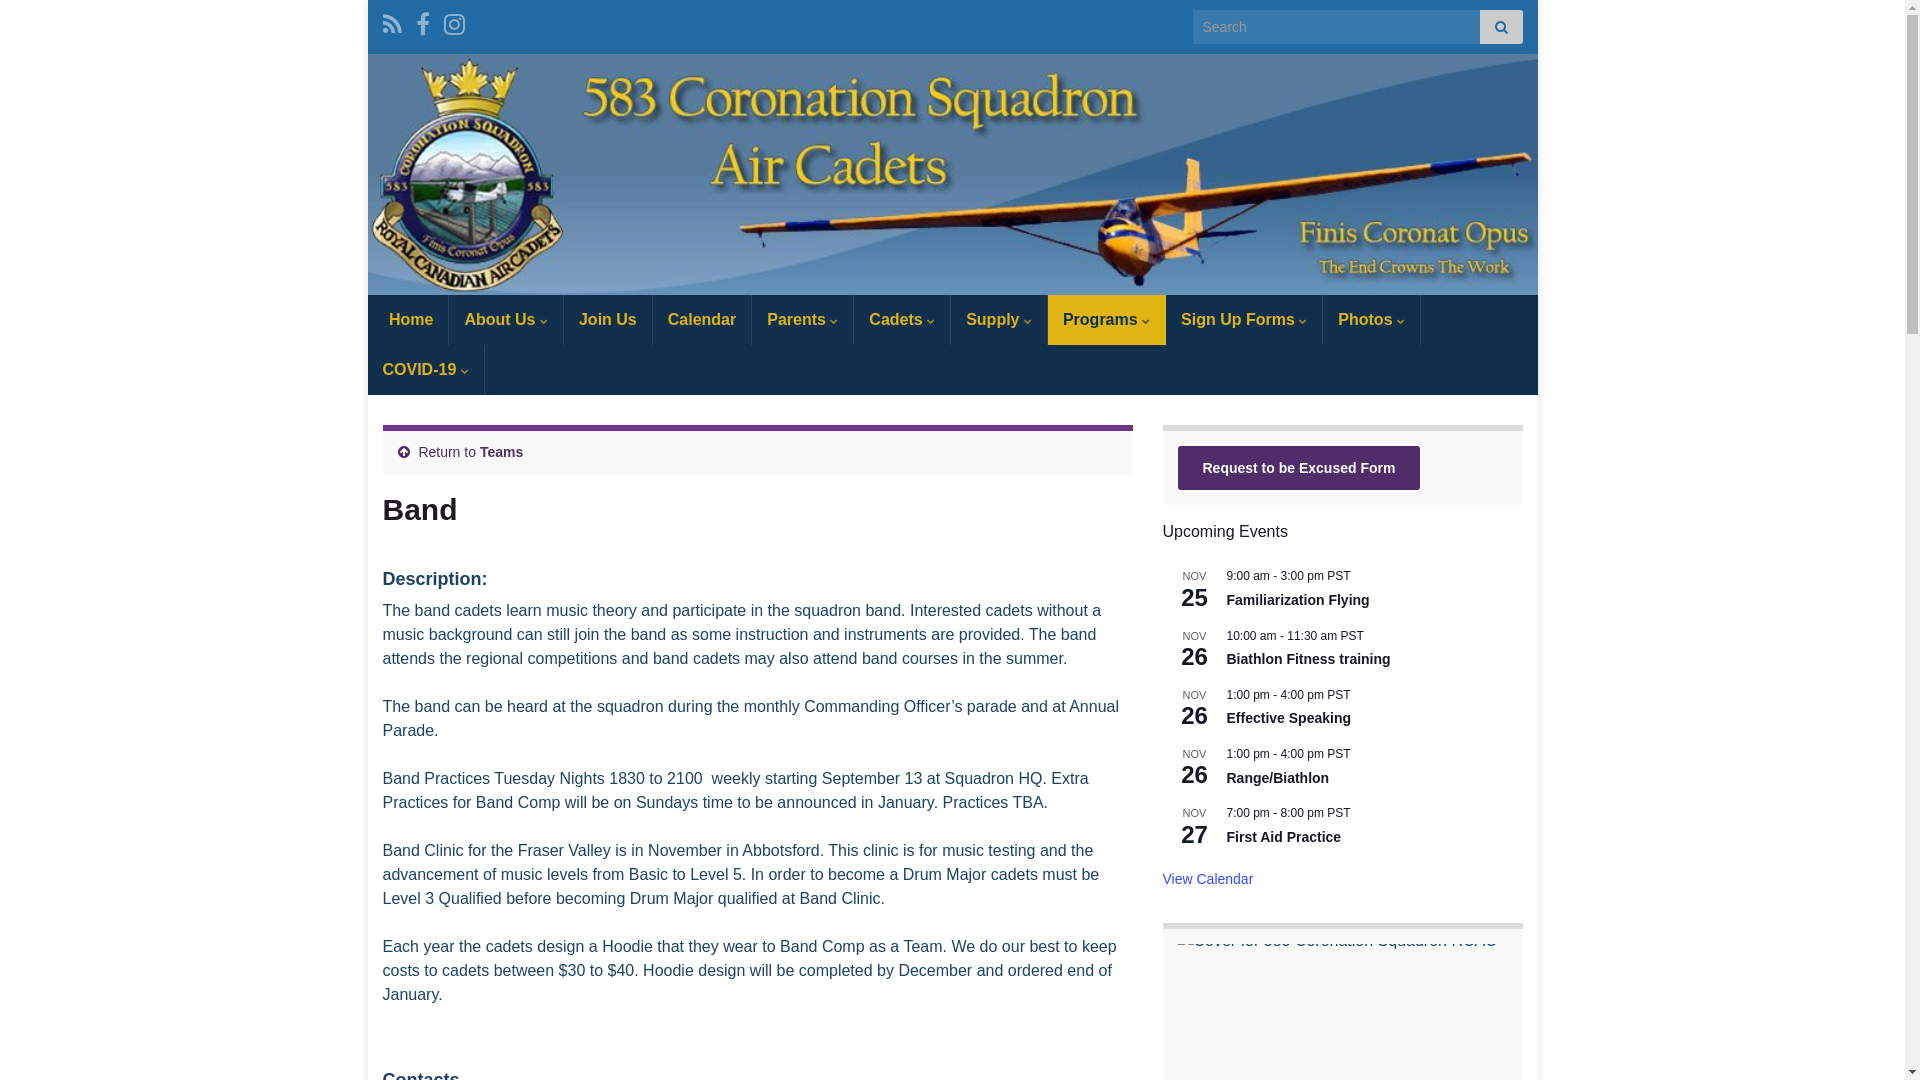 The width and height of the screenshot is (1920, 1080). Describe the element at coordinates (1283, 837) in the screenshot. I see `'First Aid Practice'` at that location.